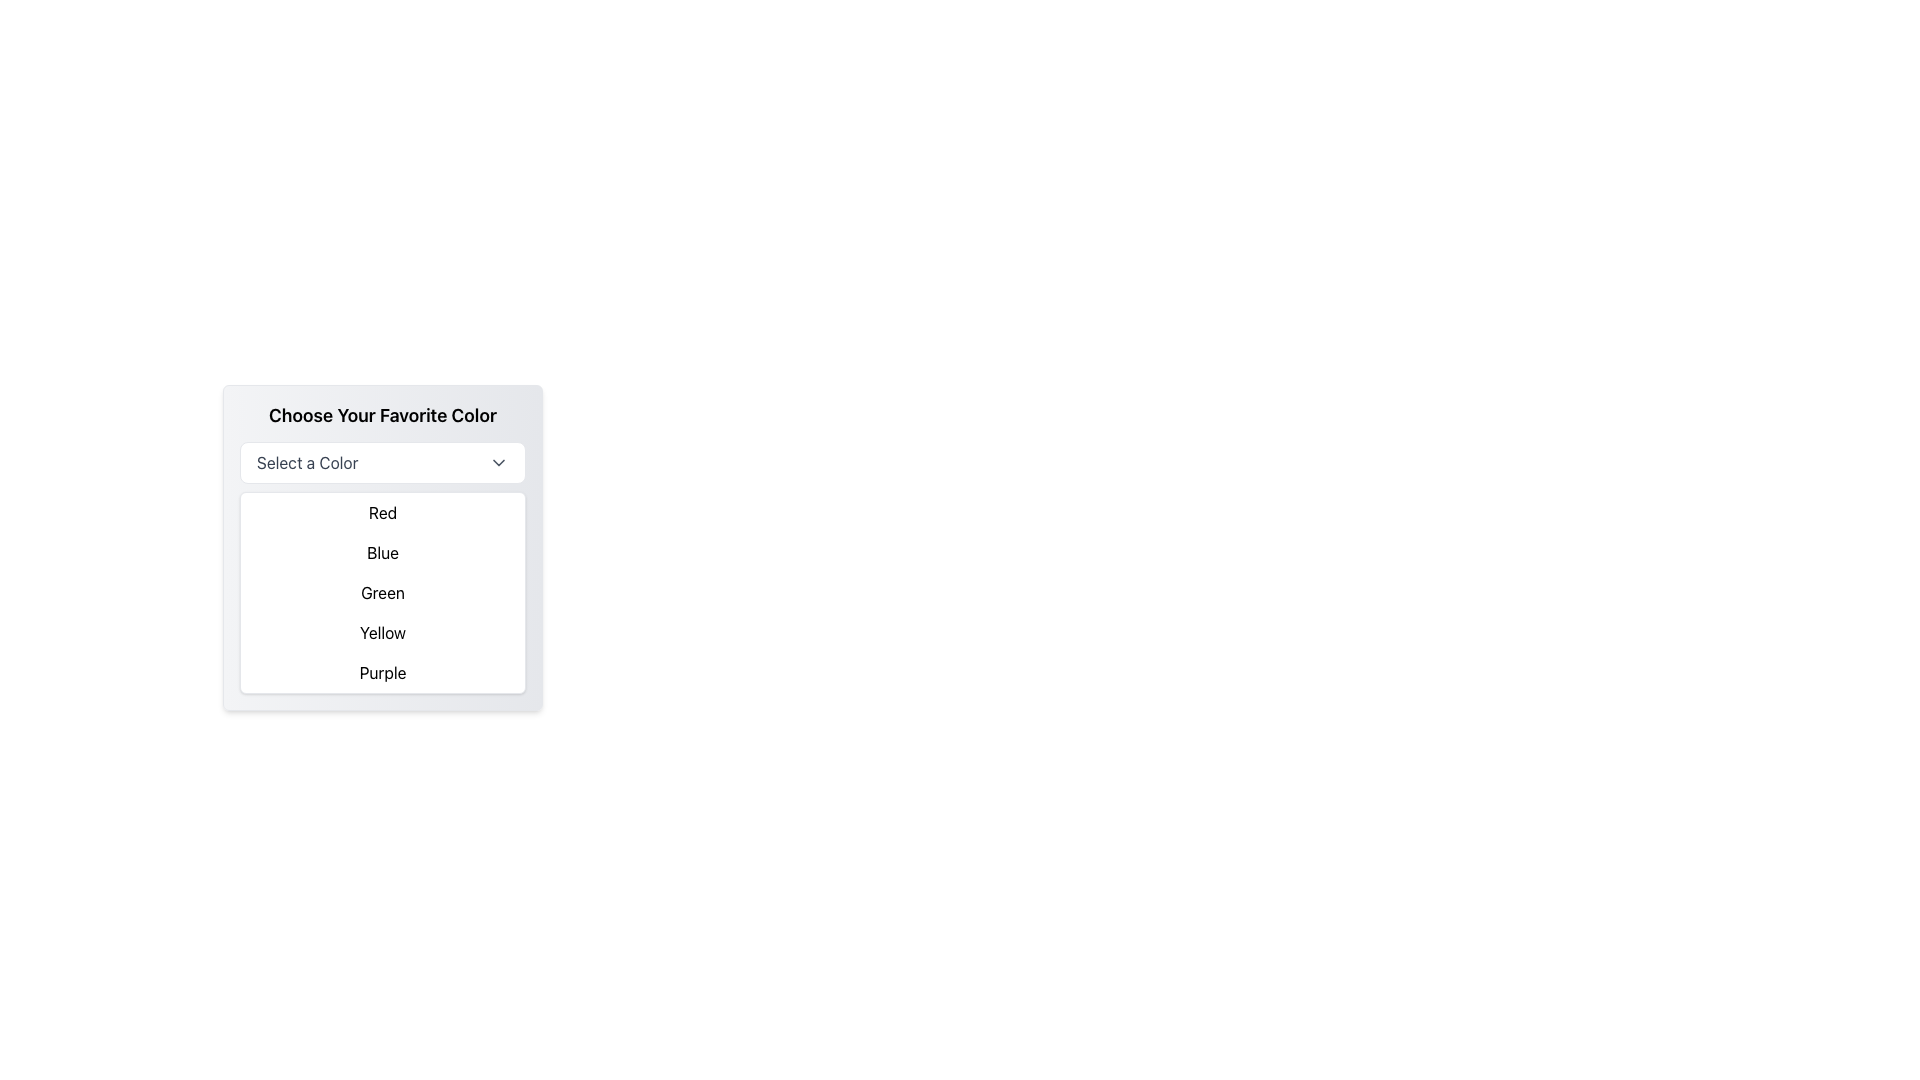 The width and height of the screenshot is (1920, 1080). What do you see at coordinates (383, 592) in the screenshot?
I see `the List item menu option displaying 'Green'` at bounding box center [383, 592].